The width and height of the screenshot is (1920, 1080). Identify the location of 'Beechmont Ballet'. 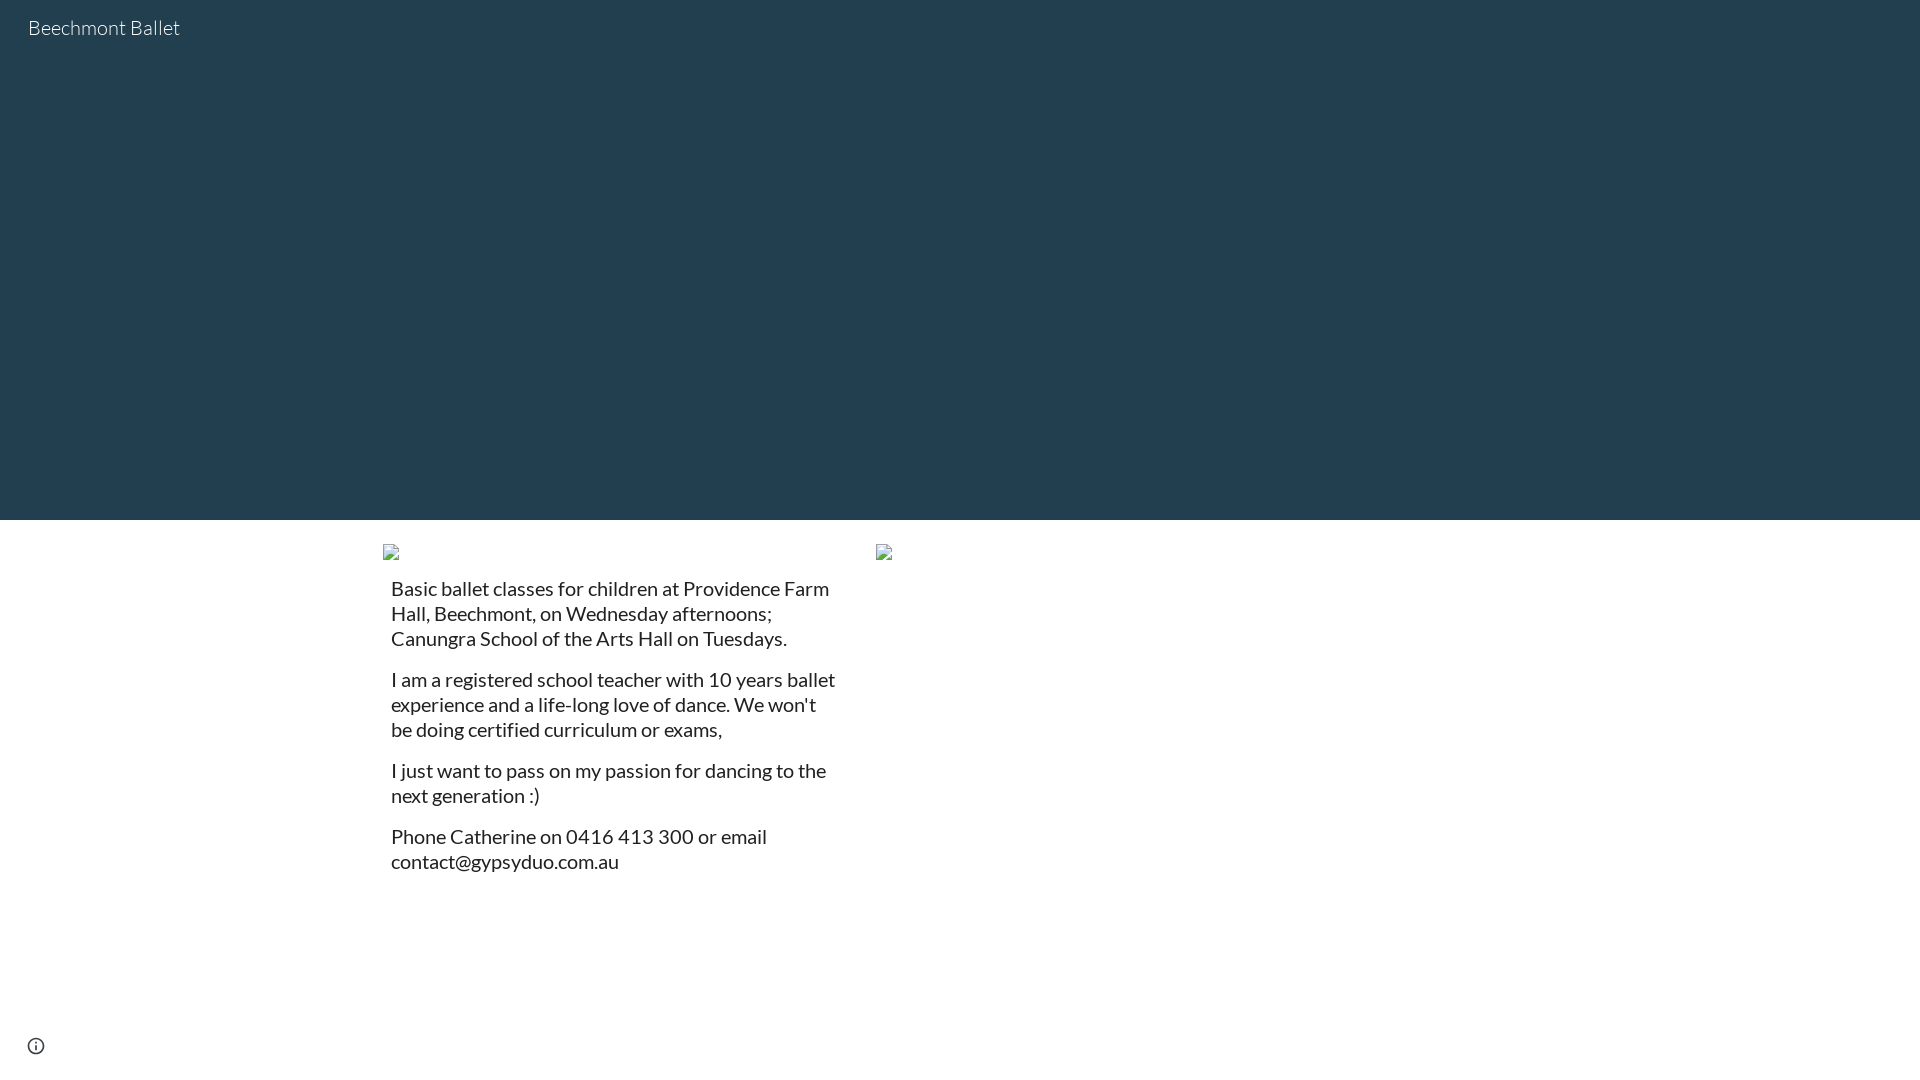
(103, 25).